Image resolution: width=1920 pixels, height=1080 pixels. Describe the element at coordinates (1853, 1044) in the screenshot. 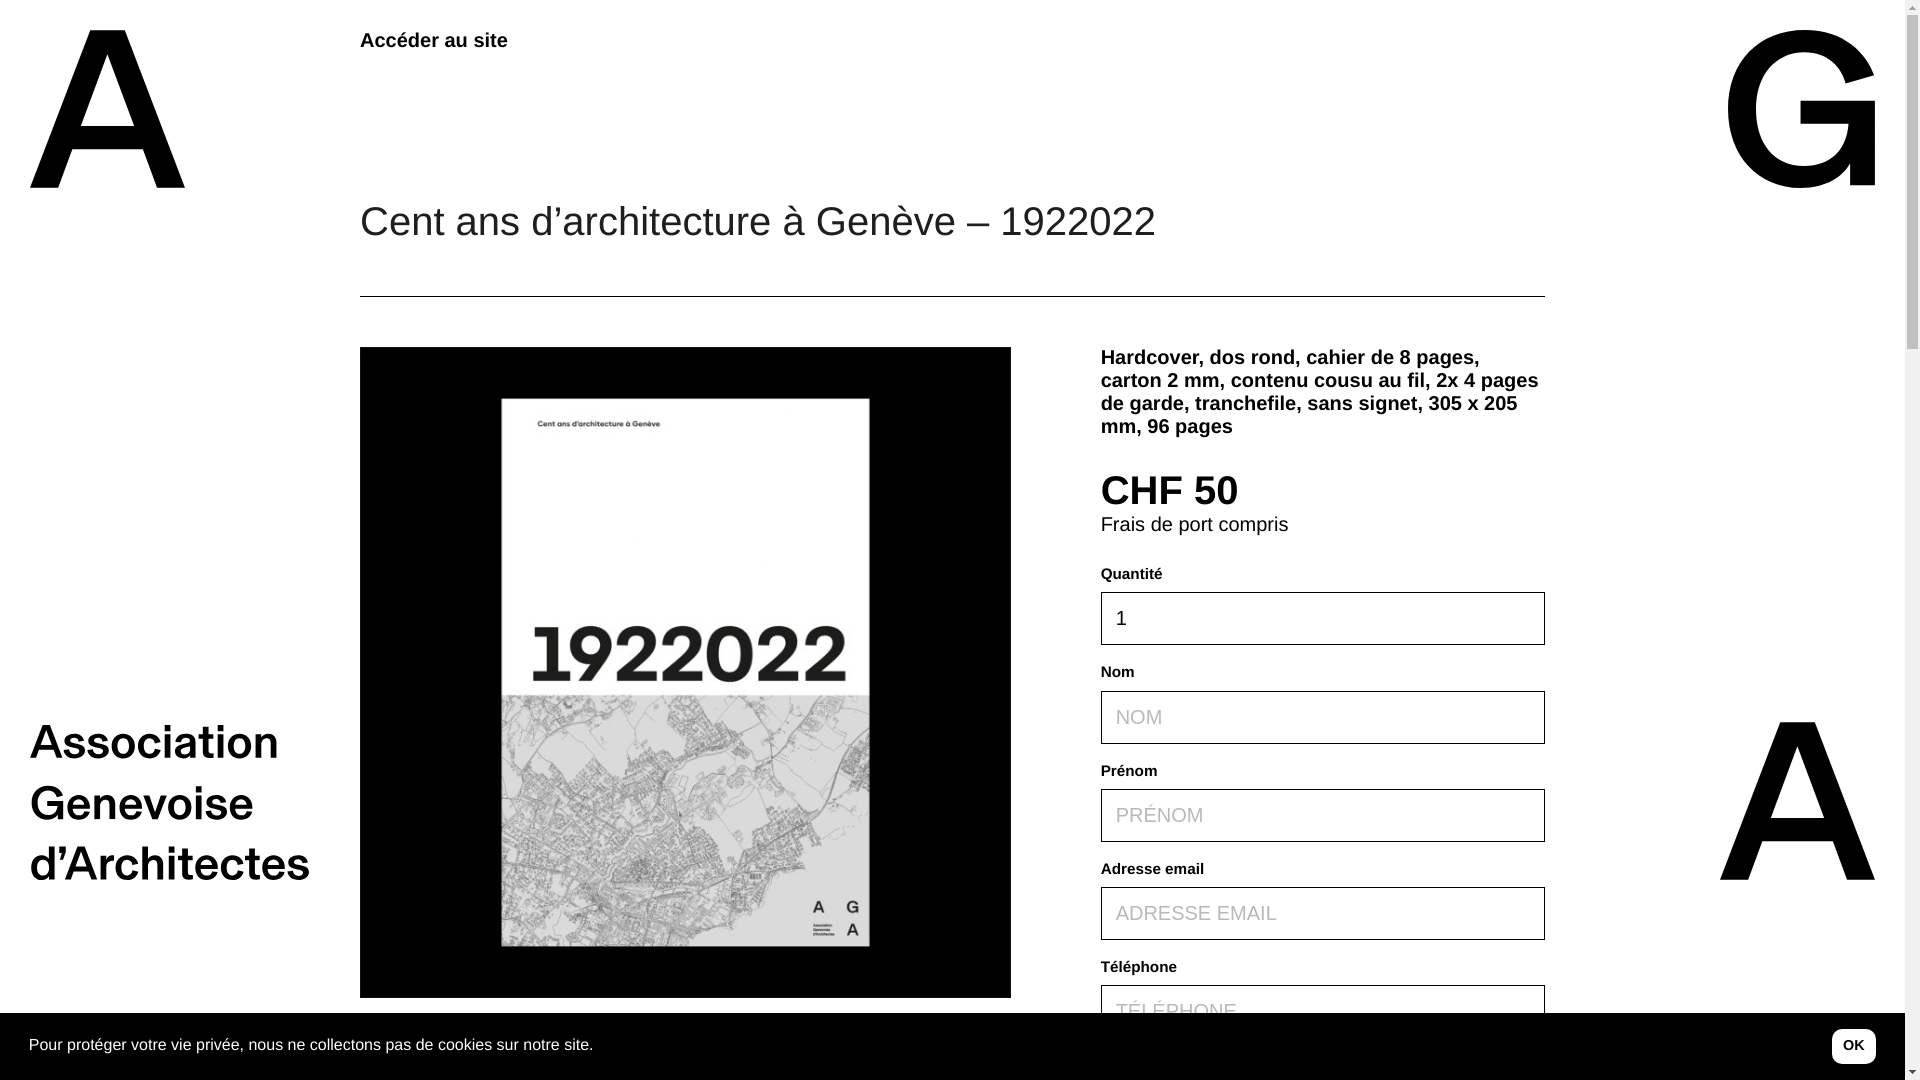

I see `'OK'` at that location.